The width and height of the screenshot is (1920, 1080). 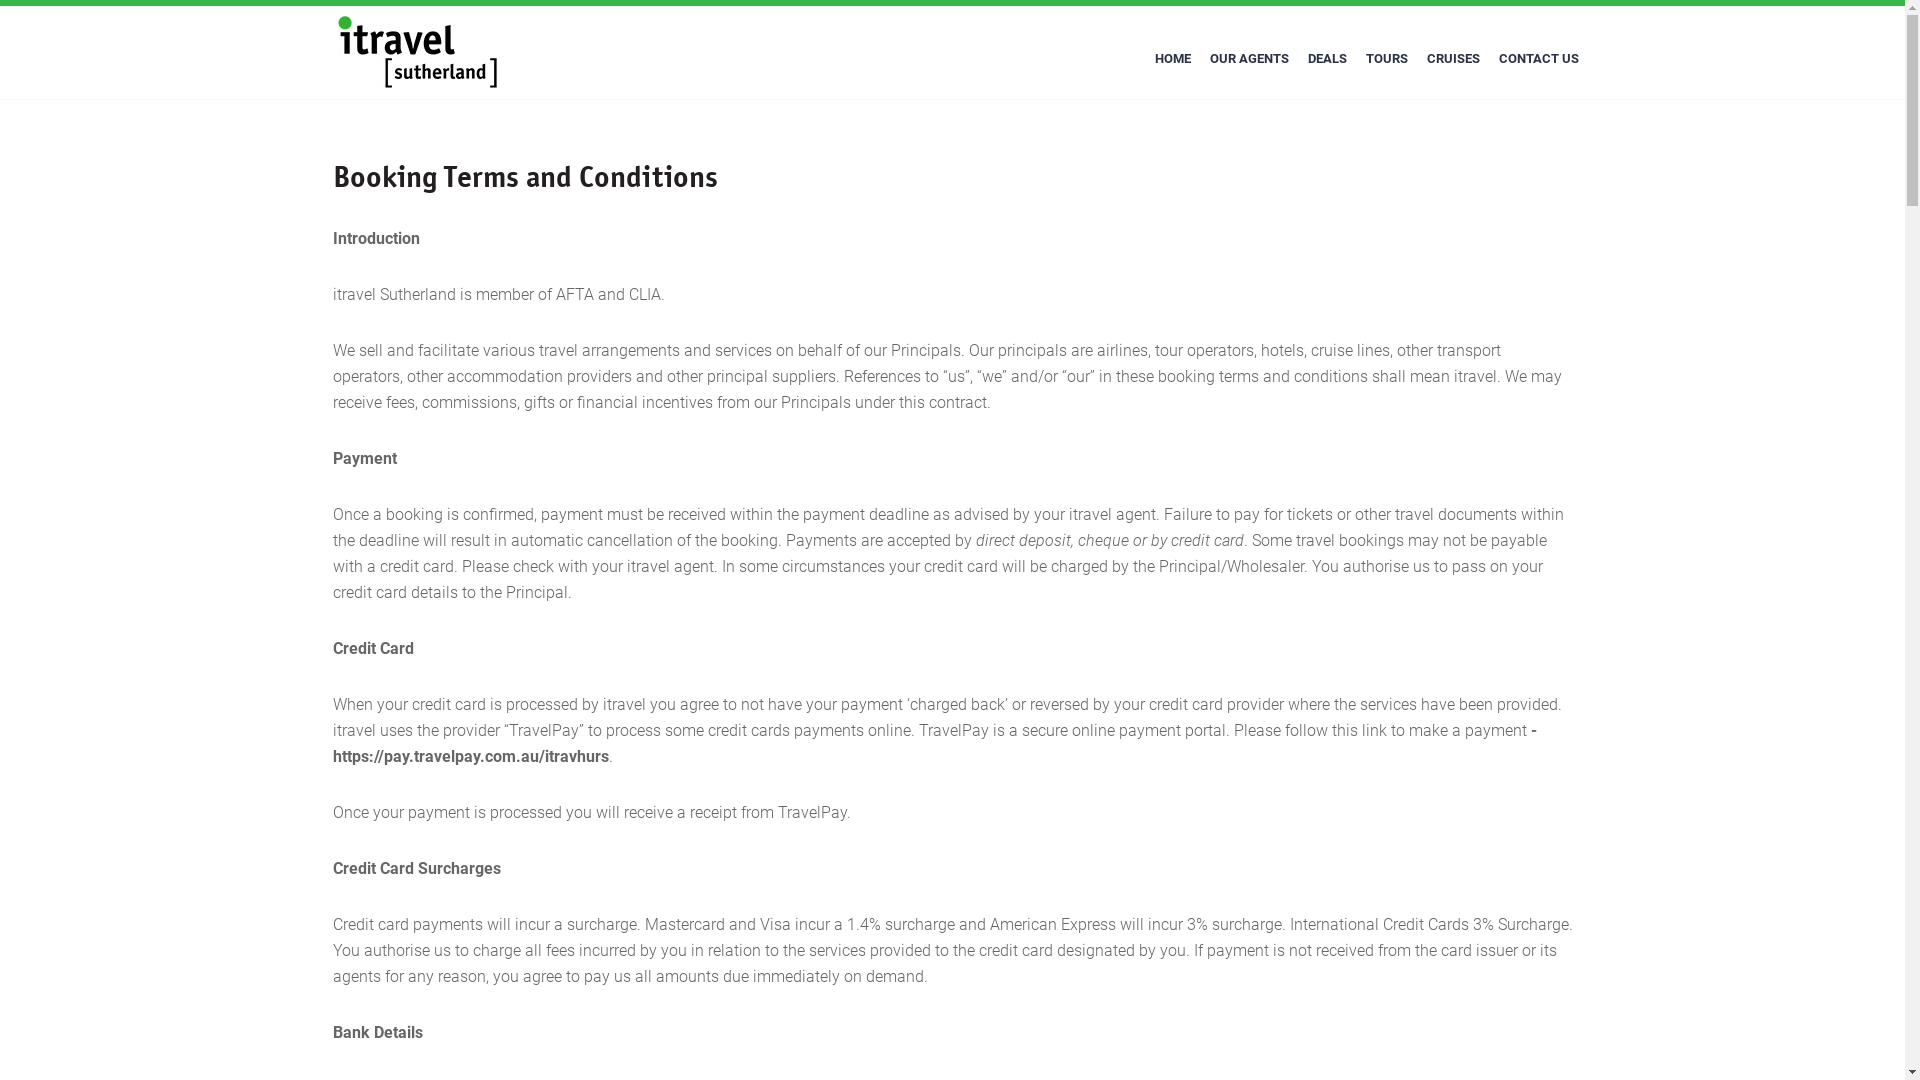 What do you see at coordinates (337, 51) in the screenshot?
I see `'itavel-Sutherland-(dark)'` at bounding box center [337, 51].